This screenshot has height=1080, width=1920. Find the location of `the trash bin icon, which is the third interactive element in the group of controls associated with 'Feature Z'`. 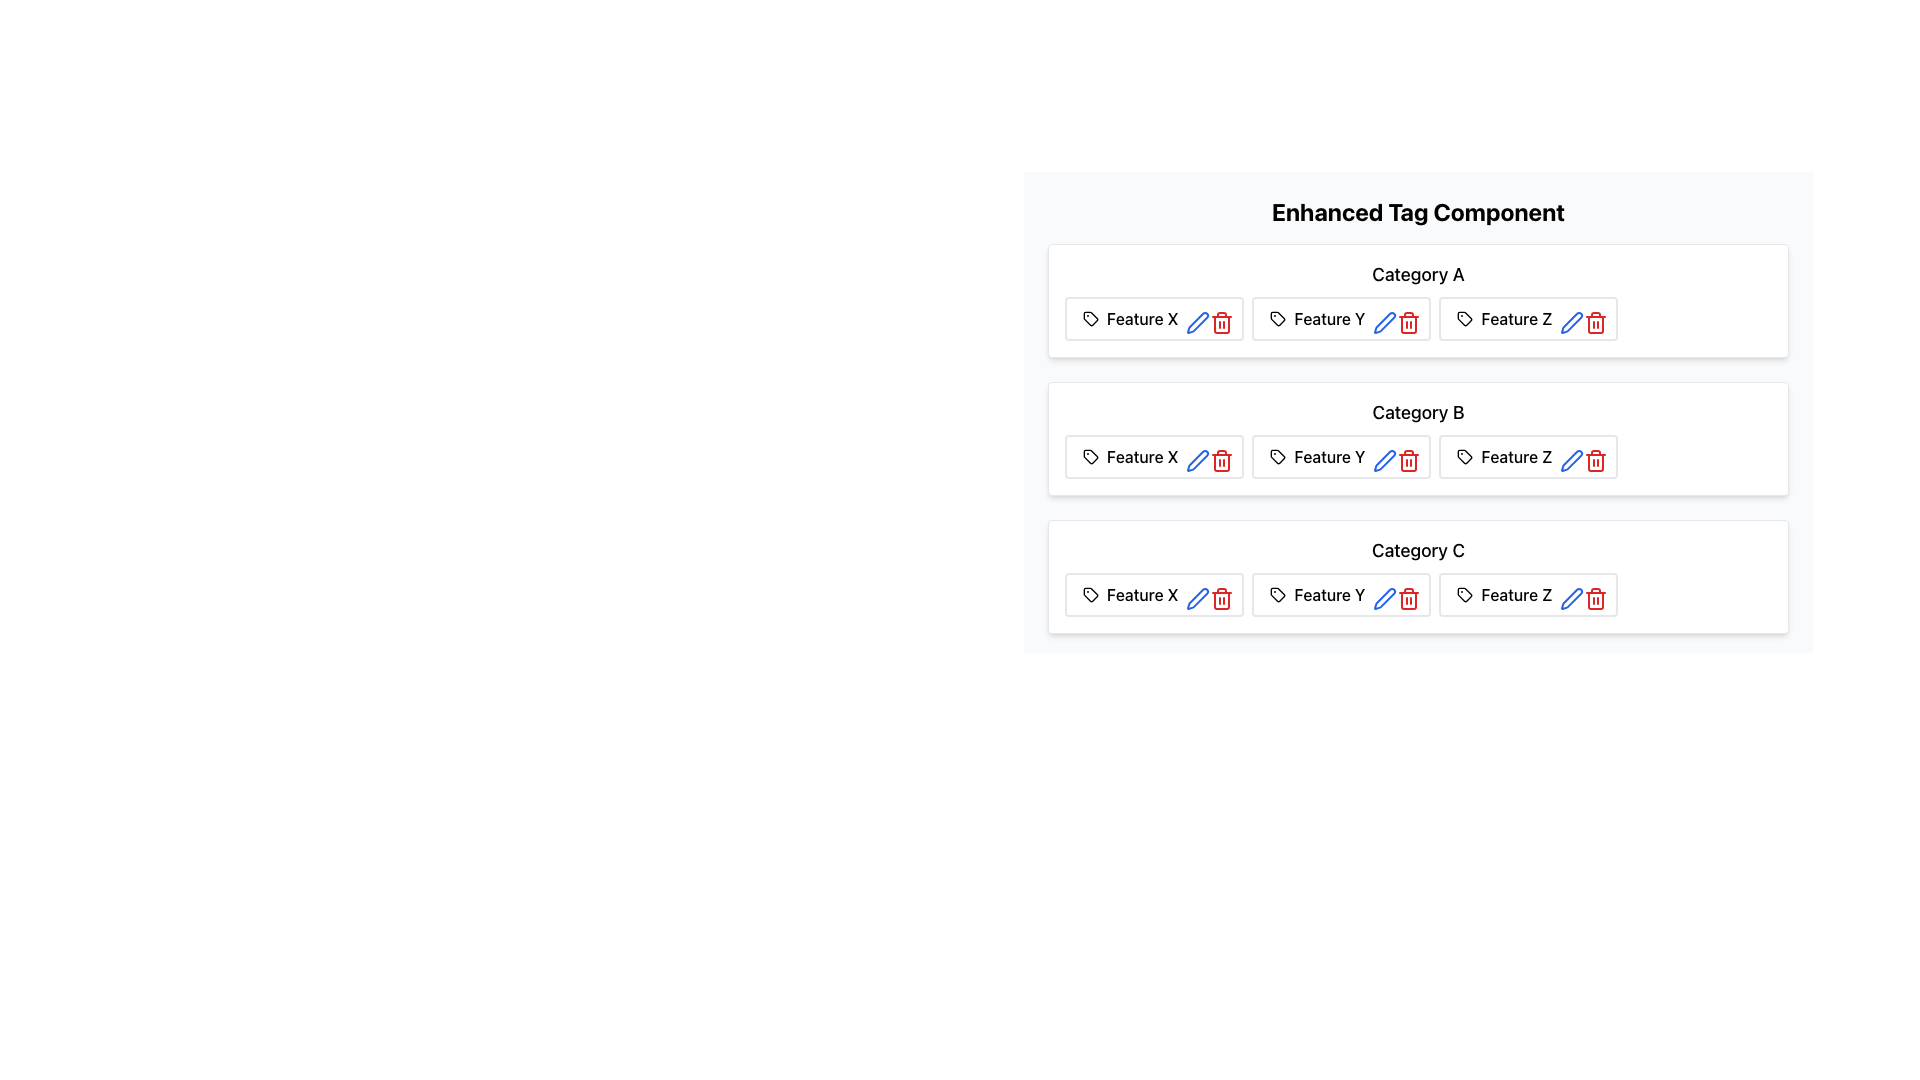

the trash bin icon, which is the third interactive element in the group of controls associated with 'Feature Z' is located at coordinates (1591, 456).